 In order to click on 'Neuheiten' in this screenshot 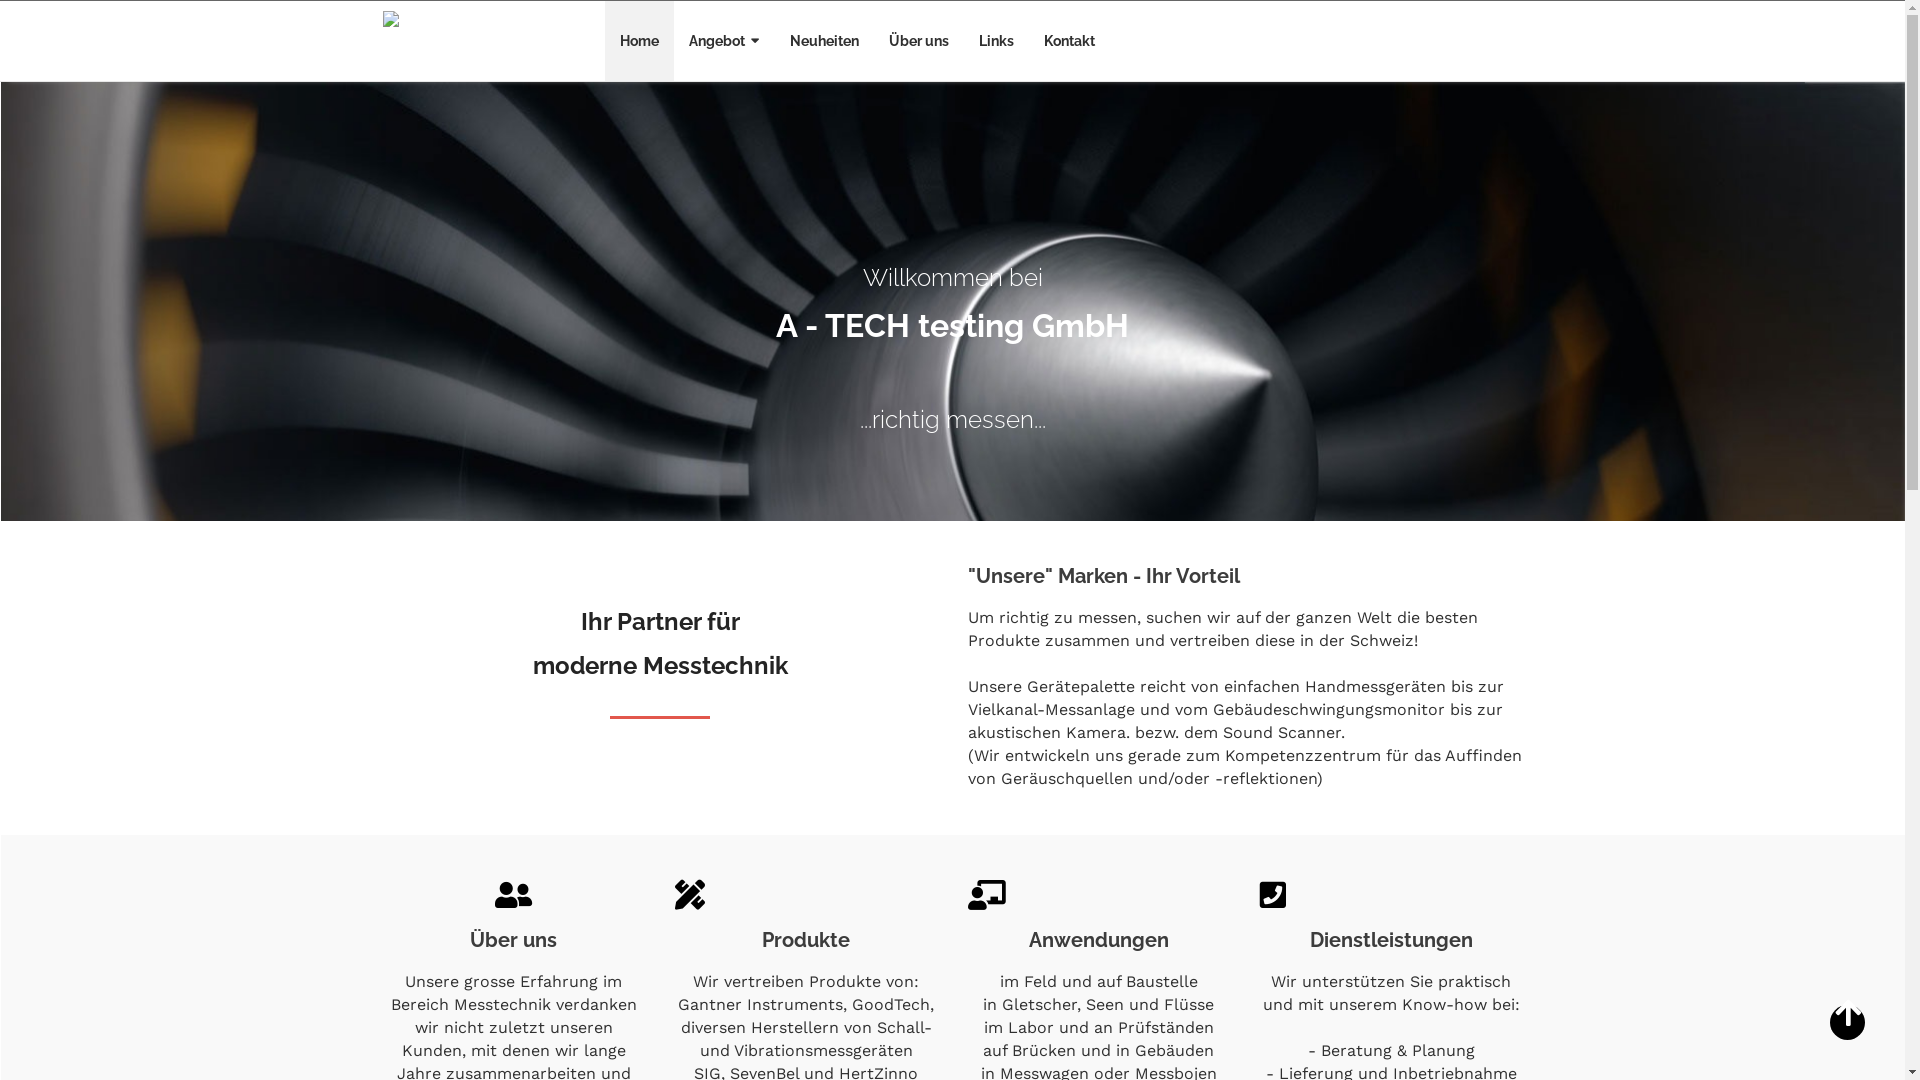, I will do `click(773, 41)`.